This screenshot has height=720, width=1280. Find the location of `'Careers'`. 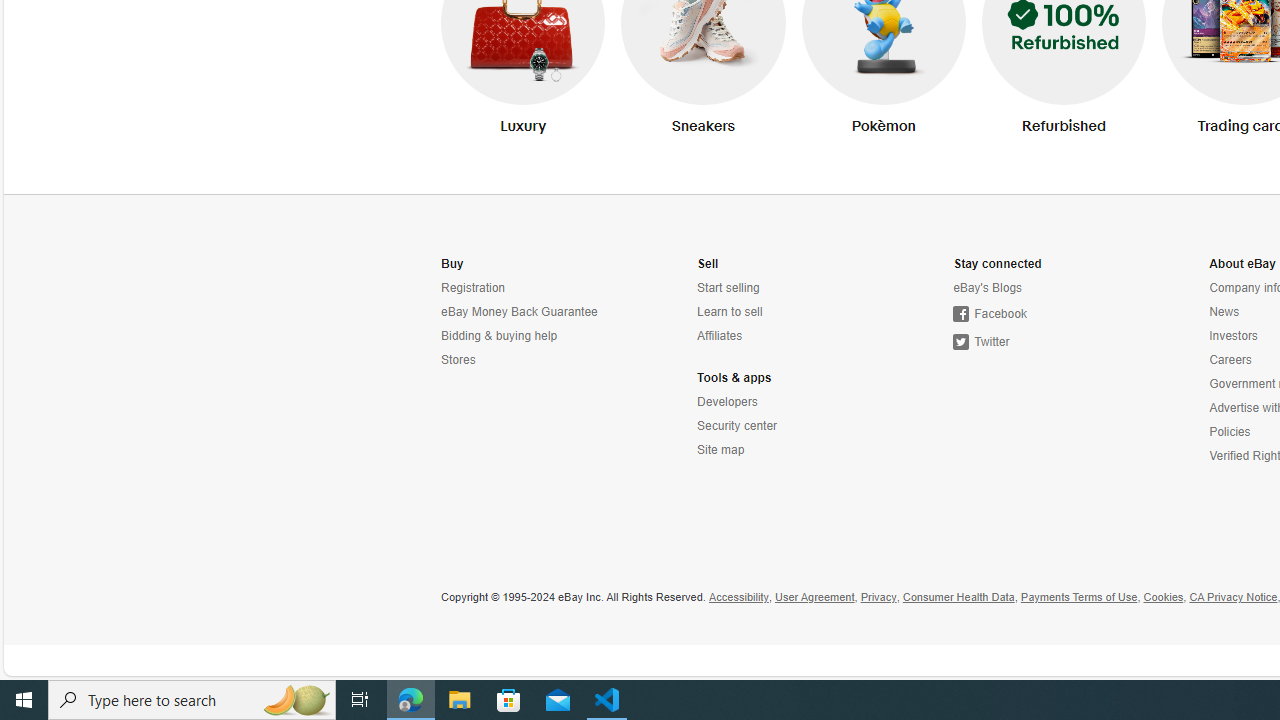

'Careers' is located at coordinates (1229, 360).